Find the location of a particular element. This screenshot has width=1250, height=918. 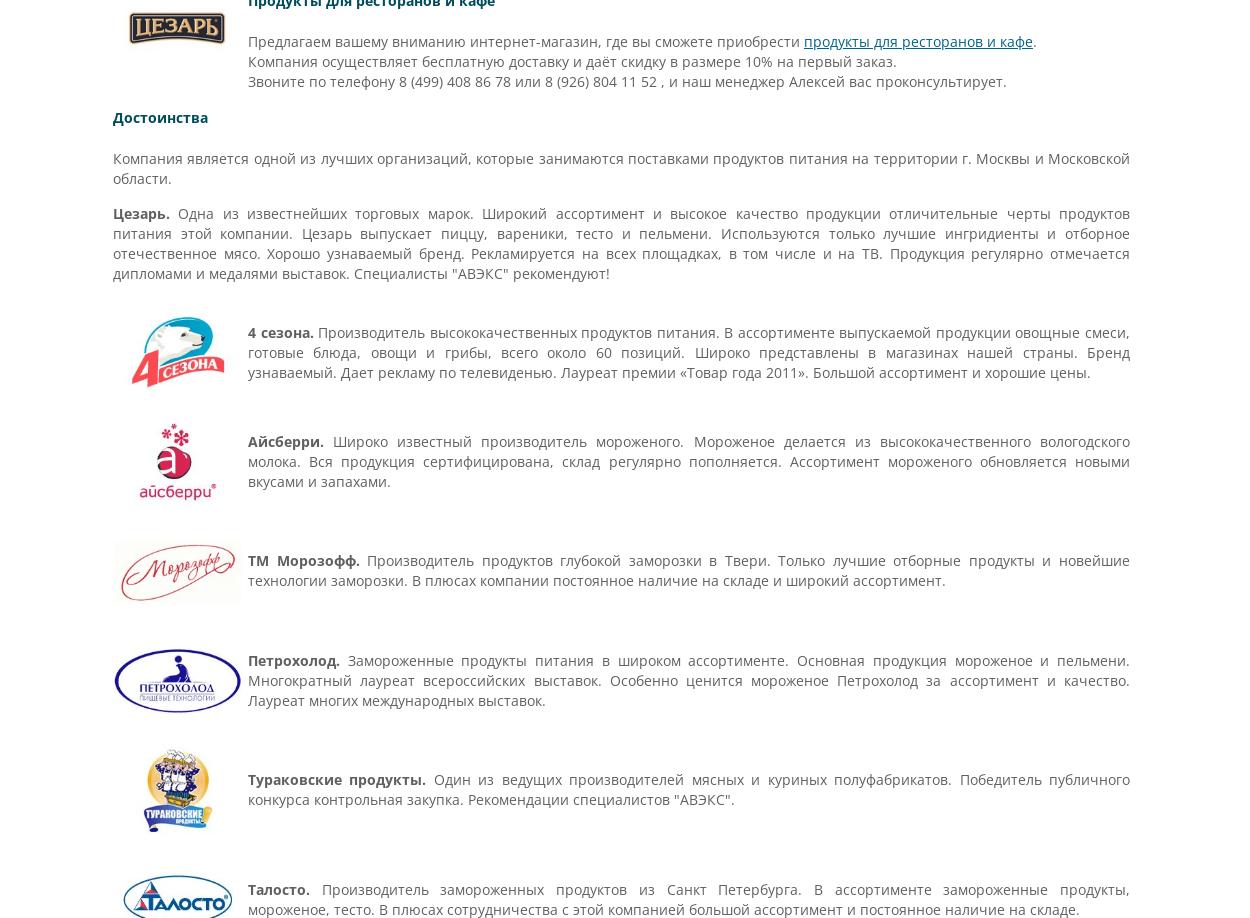

'.' is located at coordinates (1035, 41).